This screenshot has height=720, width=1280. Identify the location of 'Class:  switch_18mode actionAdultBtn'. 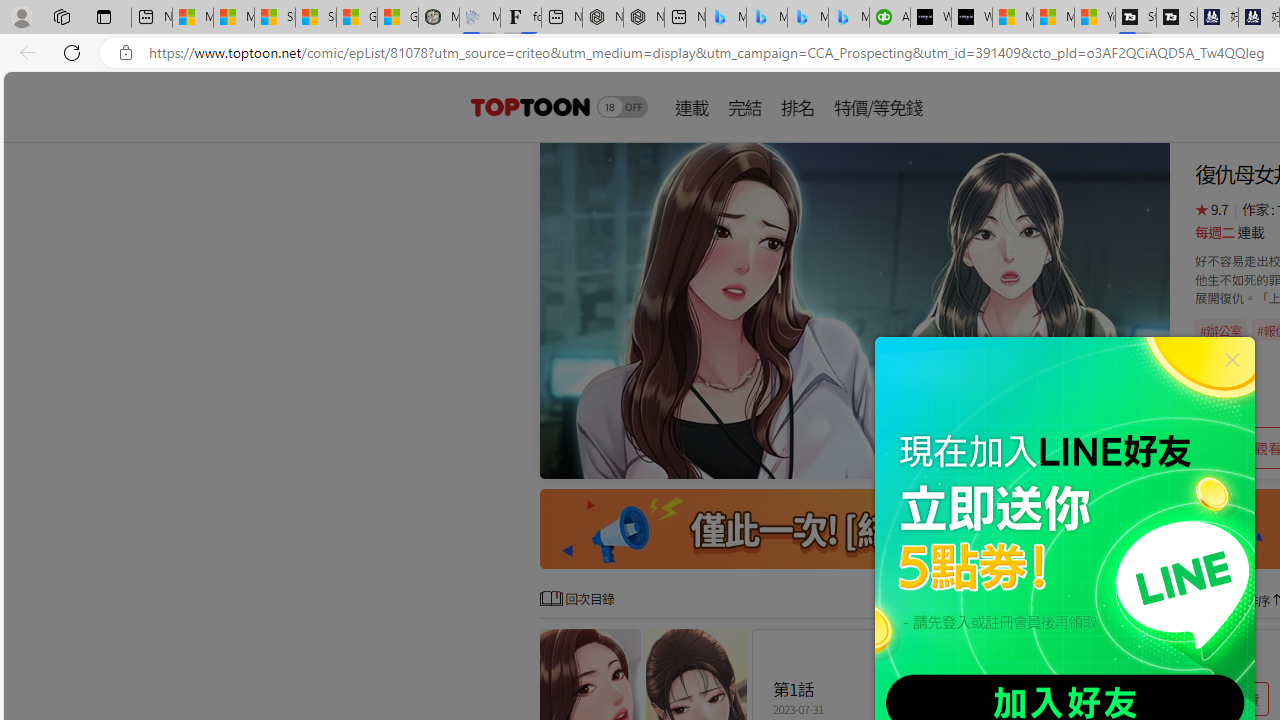
(621, 106).